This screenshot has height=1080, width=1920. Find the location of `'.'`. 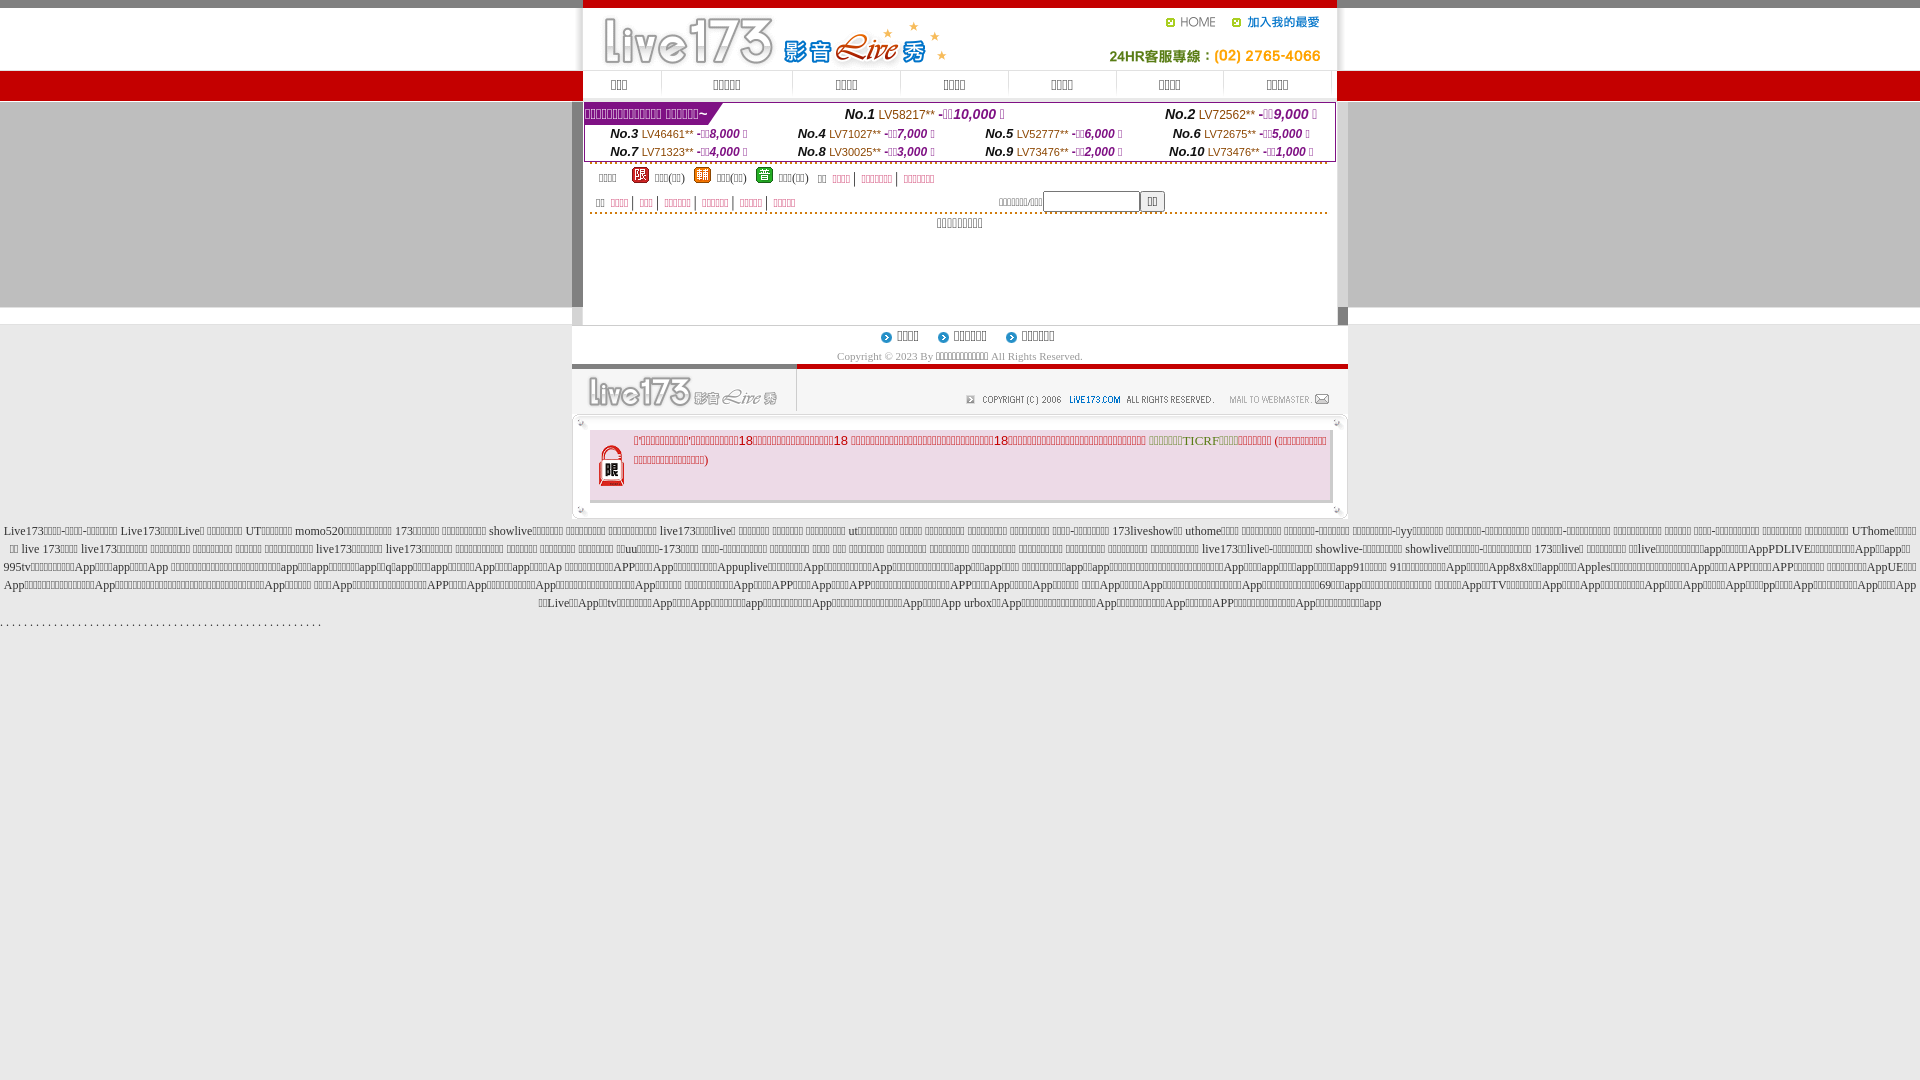

'.' is located at coordinates (300, 620).